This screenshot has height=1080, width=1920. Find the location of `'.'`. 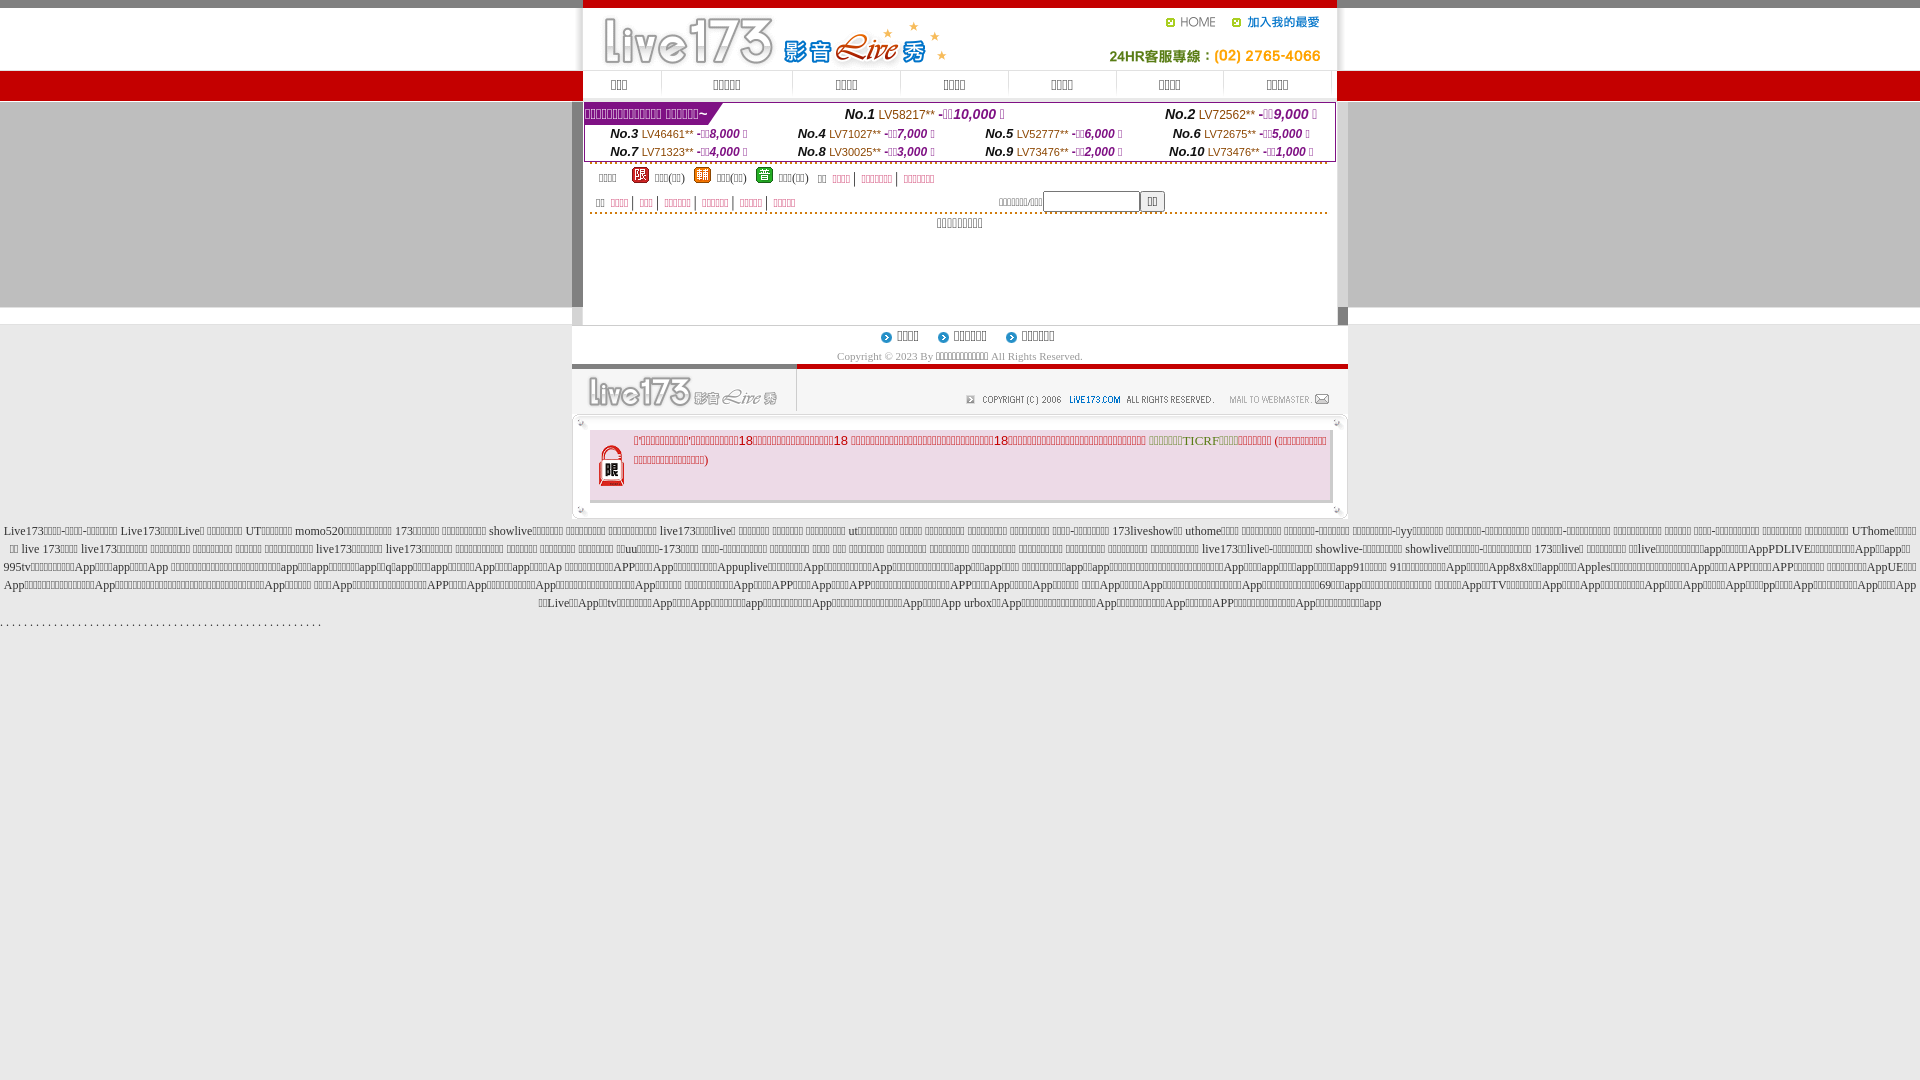

'.' is located at coordinates (300, 620).